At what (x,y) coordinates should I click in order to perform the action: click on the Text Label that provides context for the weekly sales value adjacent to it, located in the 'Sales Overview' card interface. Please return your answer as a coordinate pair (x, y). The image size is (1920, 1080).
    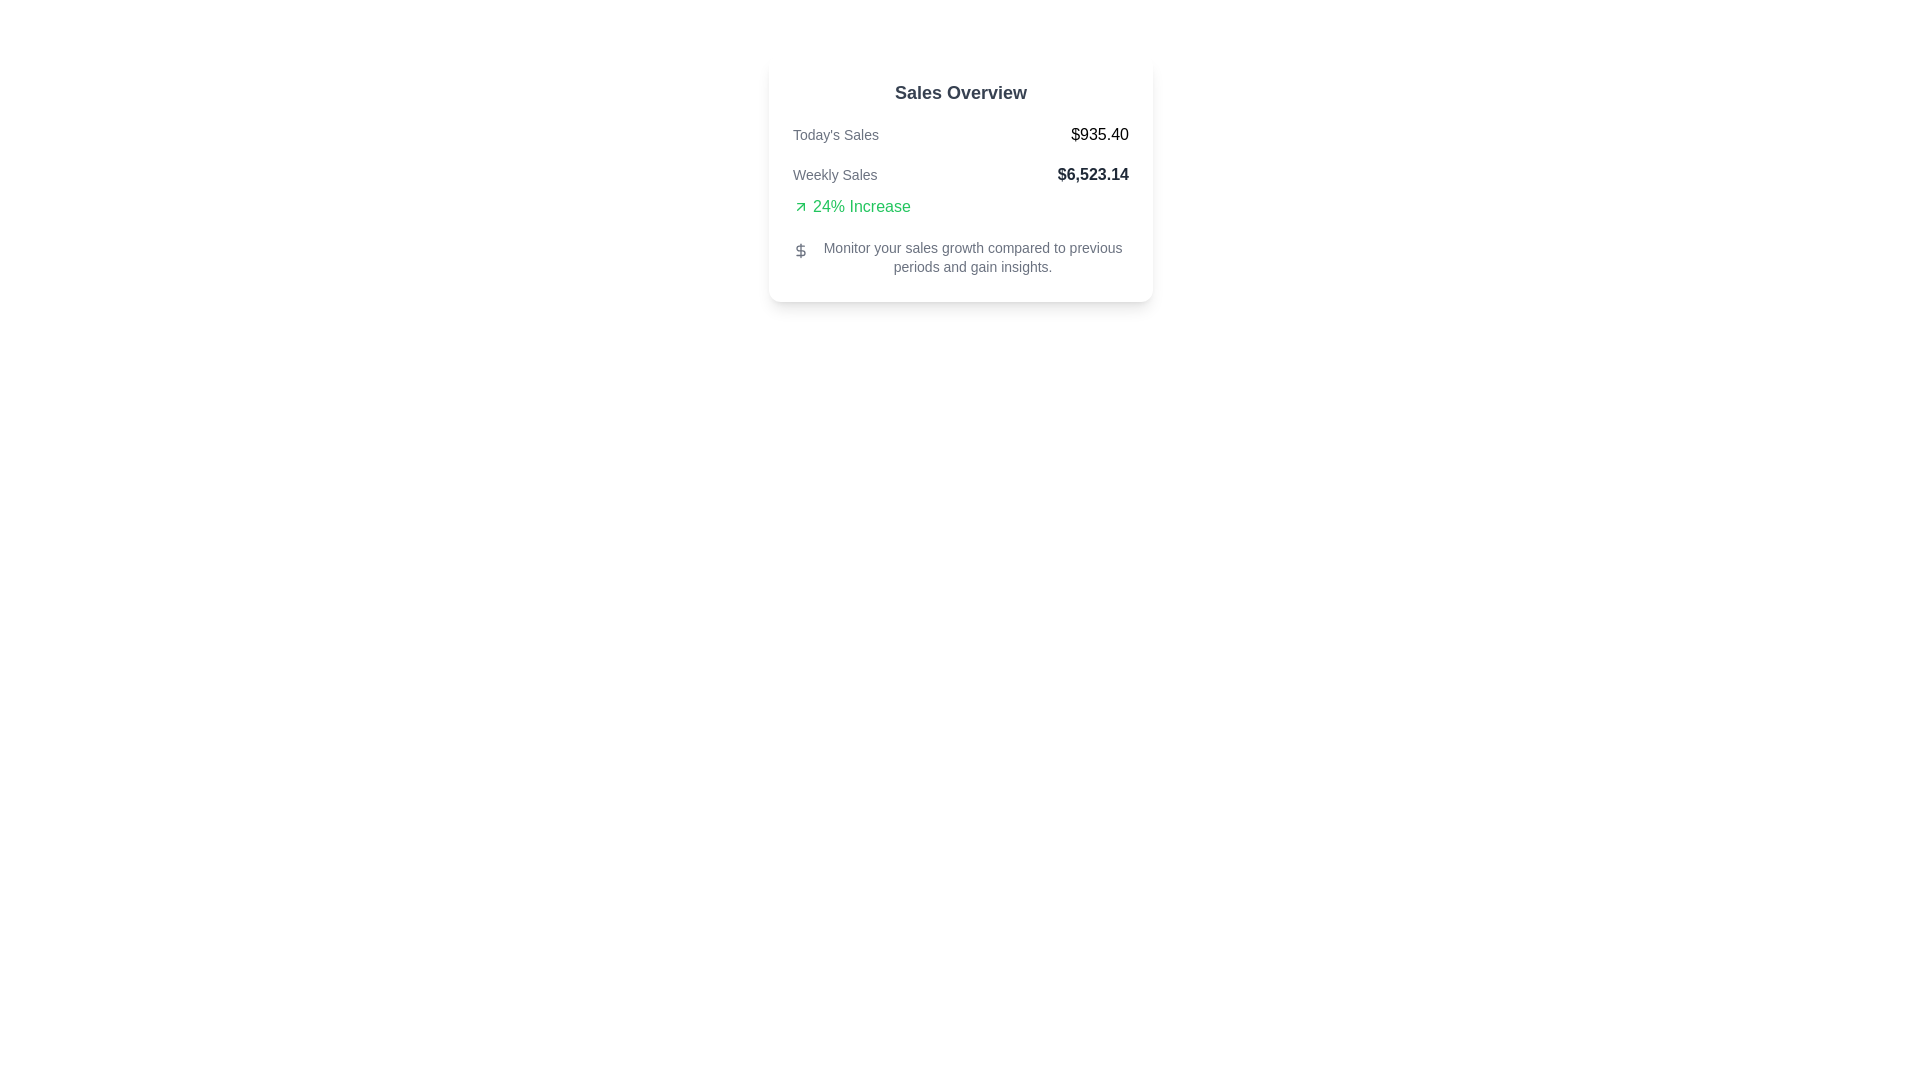
    Looking at the image, I should click on (835, 173).